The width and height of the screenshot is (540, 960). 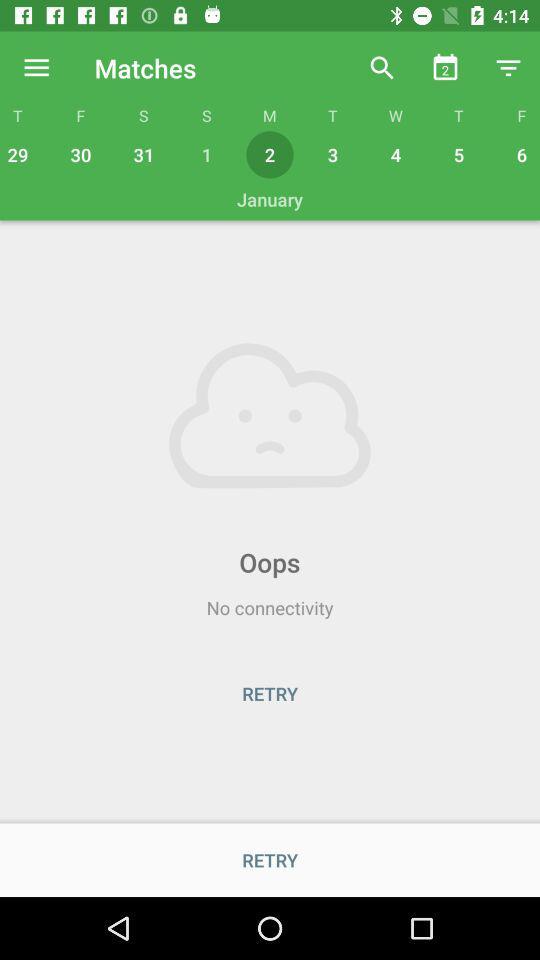 What do you see at coordinates (395, 153) in the screenshot?
I see `the item to the right of the 3` at bounding box center [395, 153].